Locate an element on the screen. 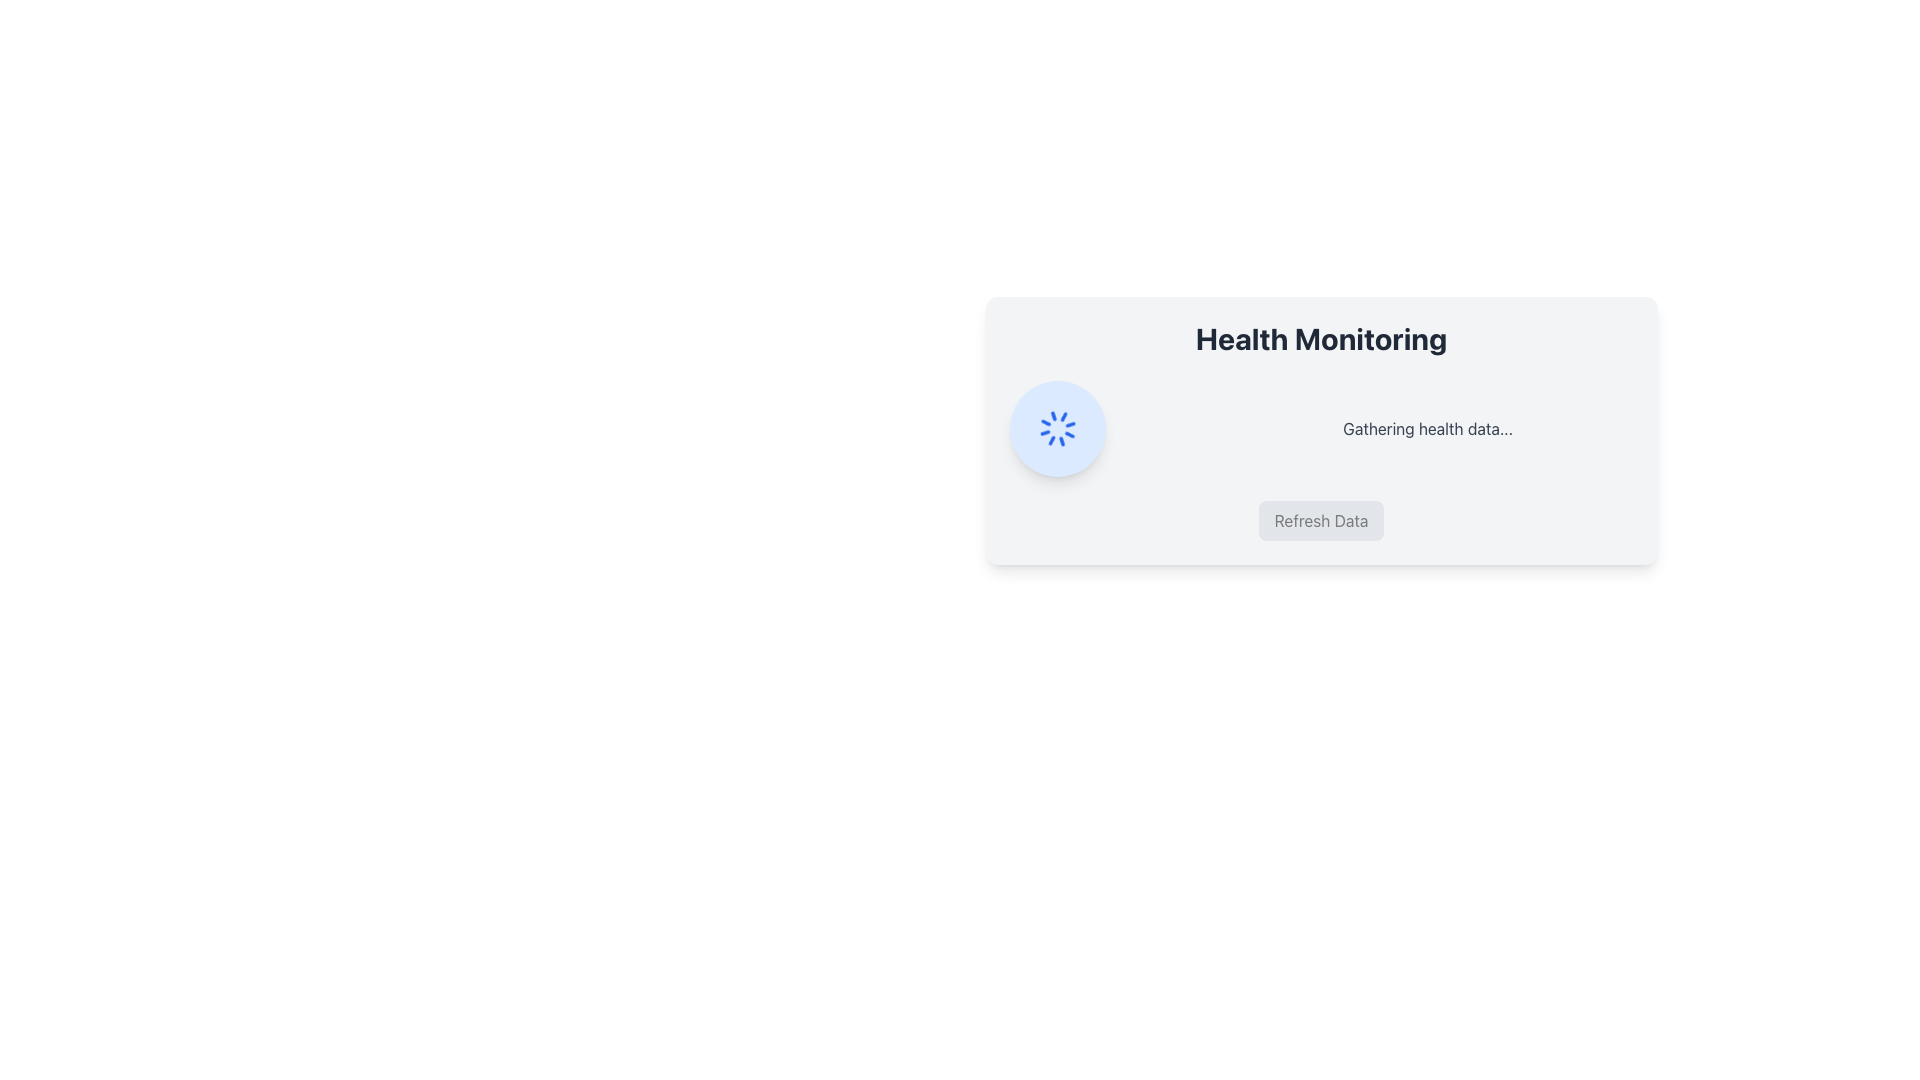  the 'Refresh Data' button located at the bottom-right of the 'Health Monitoring' card to refresh data is located at coordinates (1321, 519).